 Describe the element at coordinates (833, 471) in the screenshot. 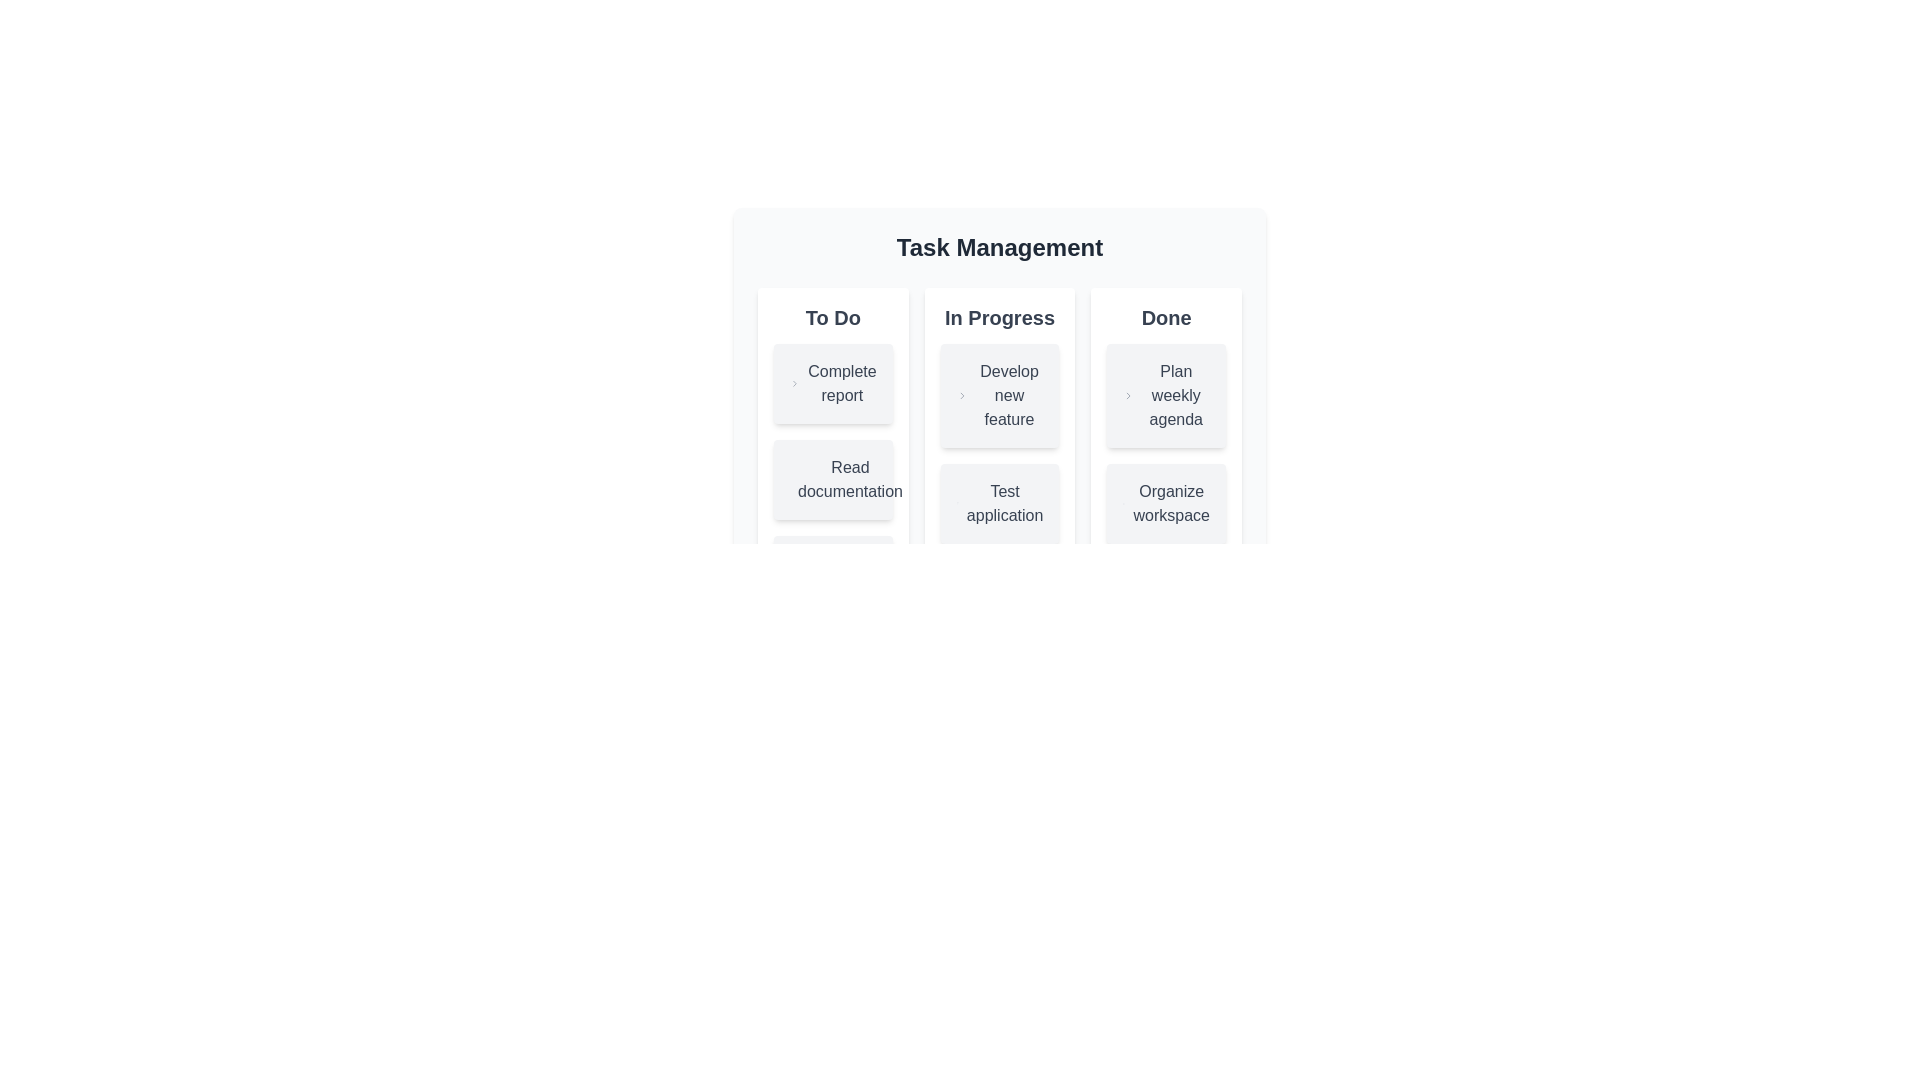

I see `tasks out of the 'To Do' card element located in the far-left column of the interface, which contains the heading 'To Do' and lists tasks such as 'Complete report,' 'Read documentation,' and 'Schedule meeting.'` at that location.